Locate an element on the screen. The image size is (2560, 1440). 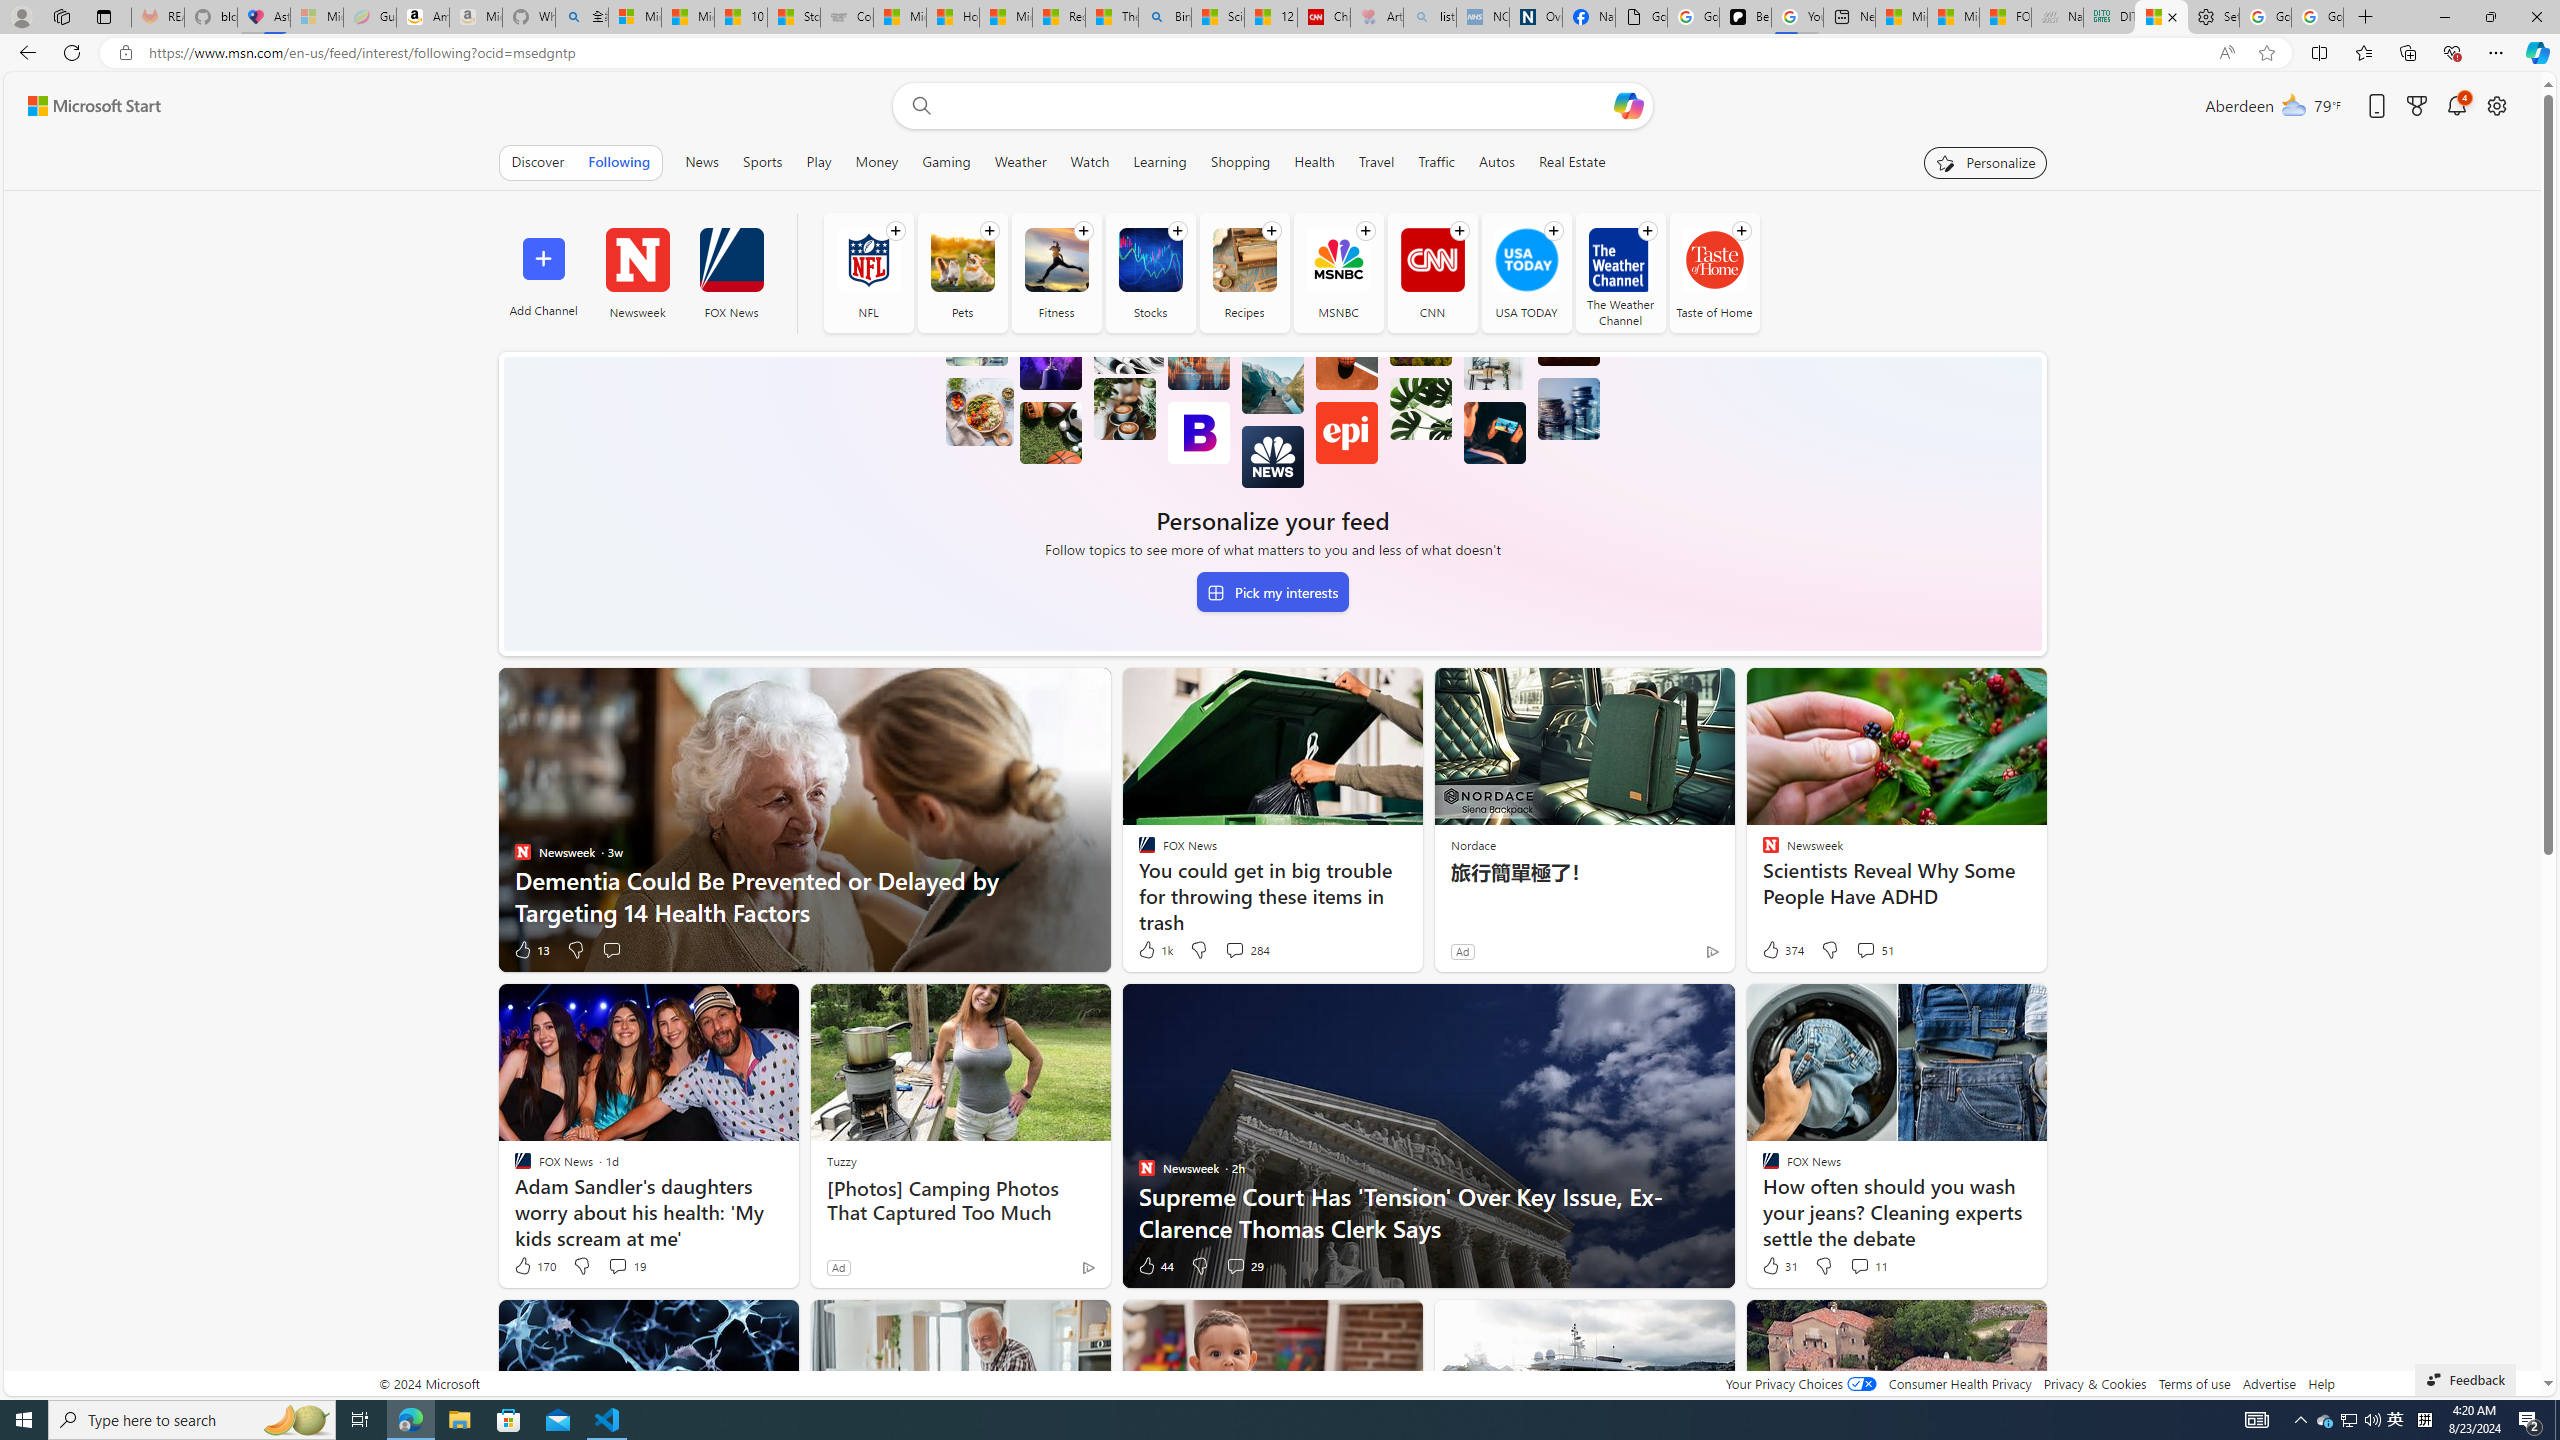
'Google Analytics Opt-out Browser Add-on Download Page' is located at coordinates (1642, 16).